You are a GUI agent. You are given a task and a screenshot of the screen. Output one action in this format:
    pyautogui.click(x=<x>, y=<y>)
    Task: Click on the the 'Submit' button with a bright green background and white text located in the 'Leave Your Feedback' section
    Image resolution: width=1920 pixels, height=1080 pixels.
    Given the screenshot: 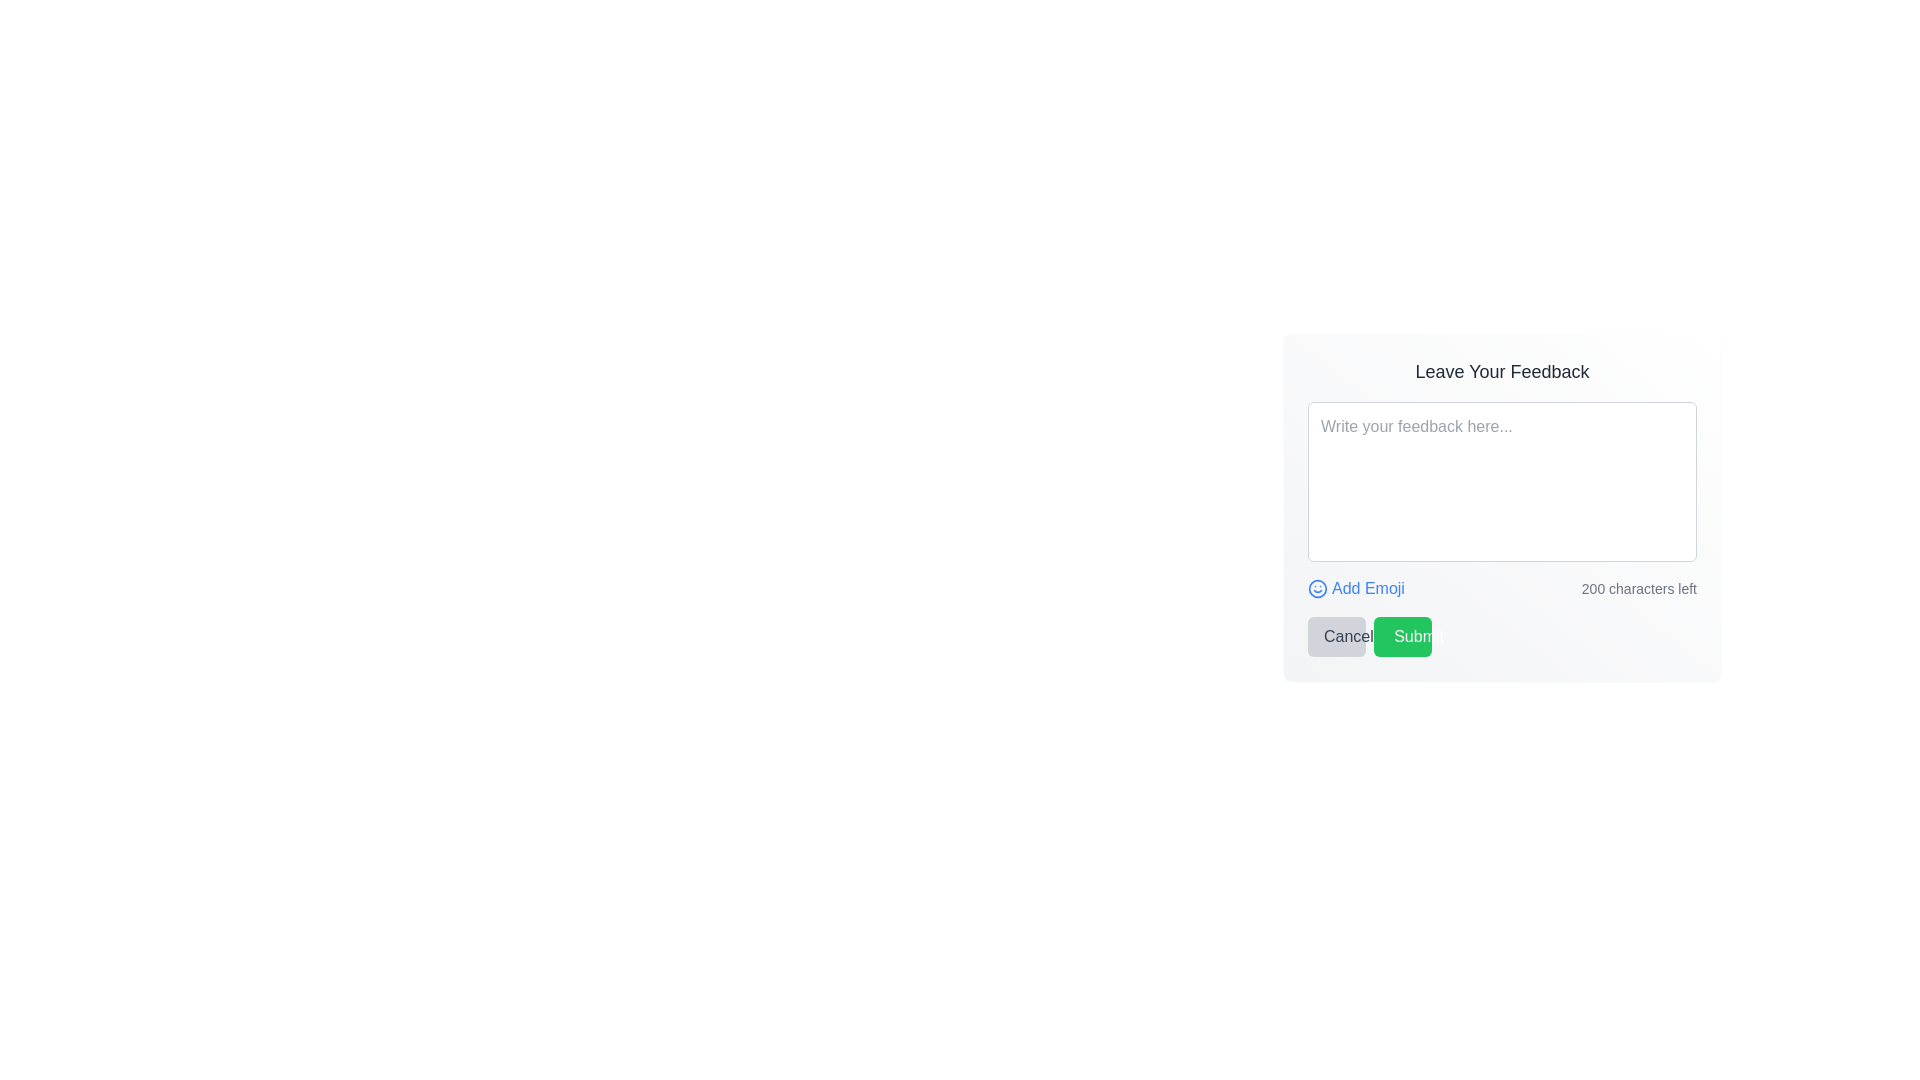 What is the action you would take?
    pyautogui.click(x=1402, y=636)
    